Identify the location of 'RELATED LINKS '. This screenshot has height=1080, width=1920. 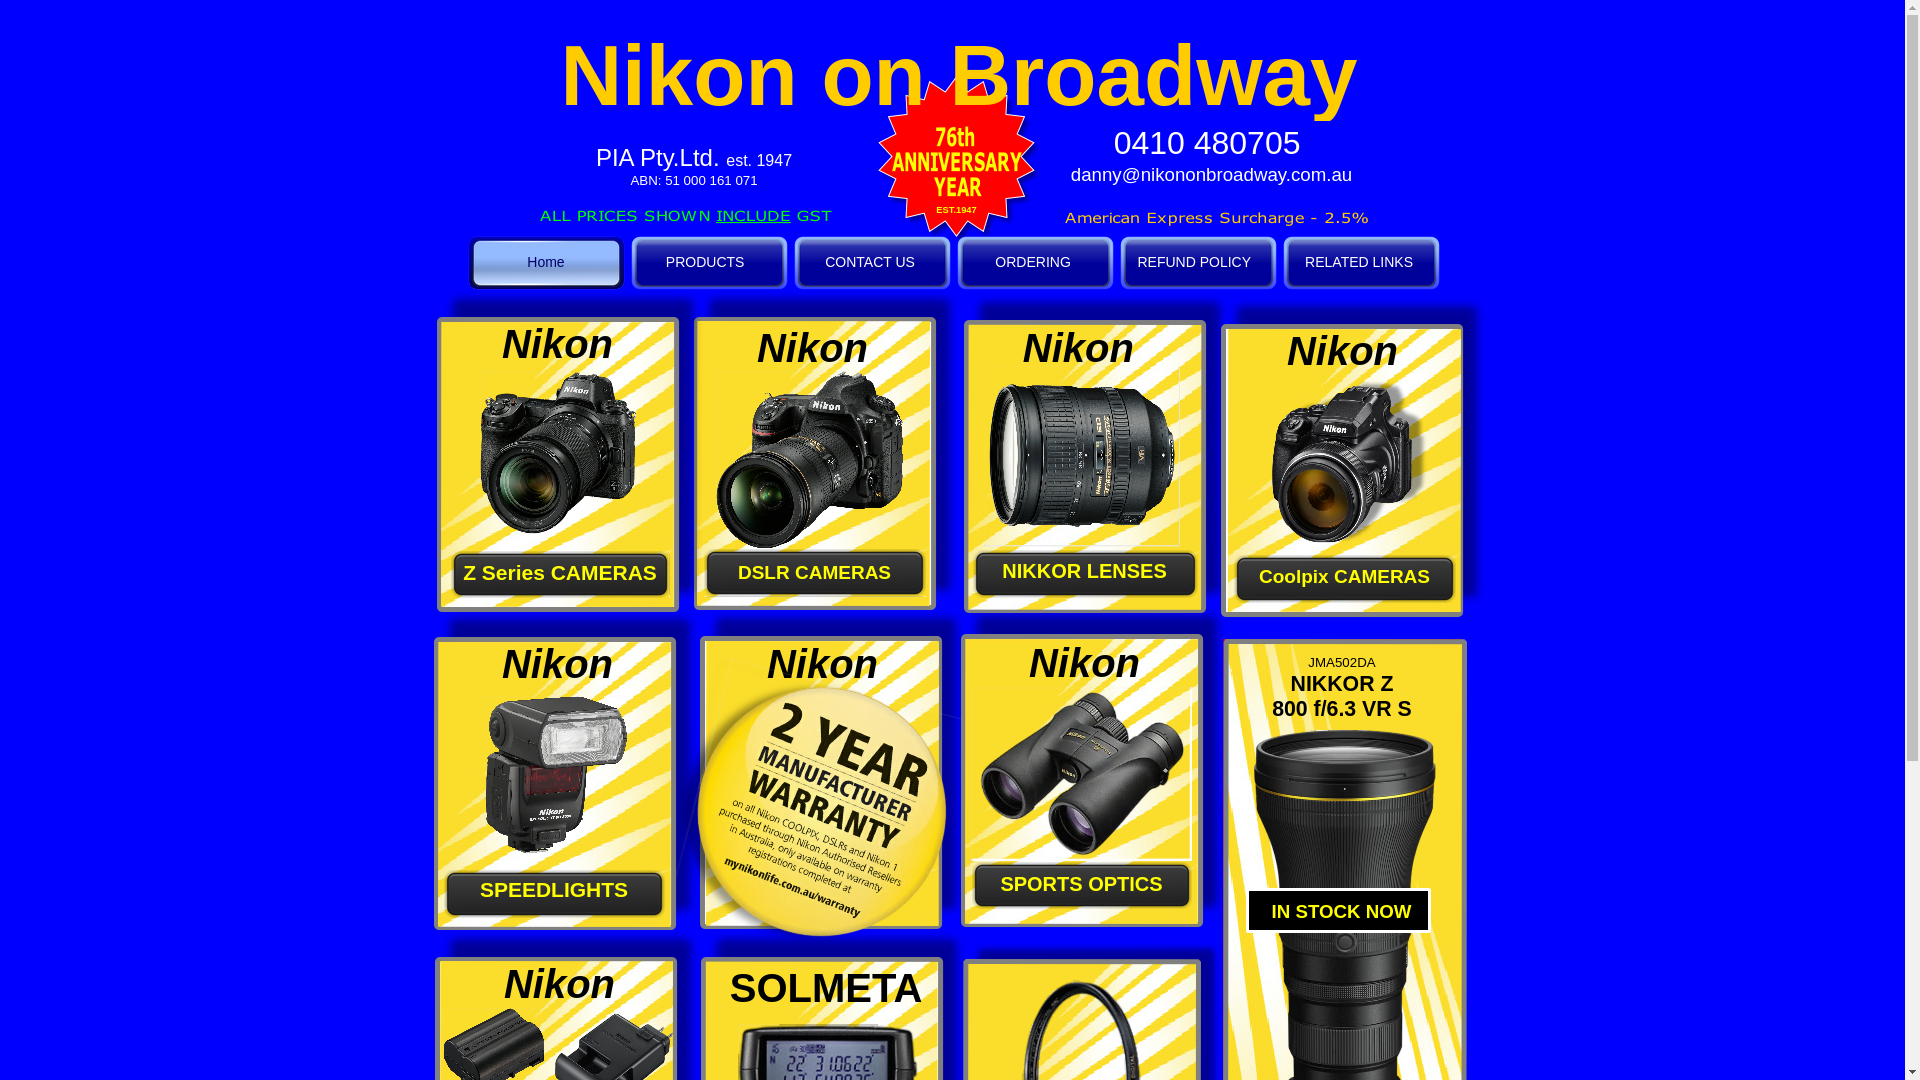
(1280, 261).